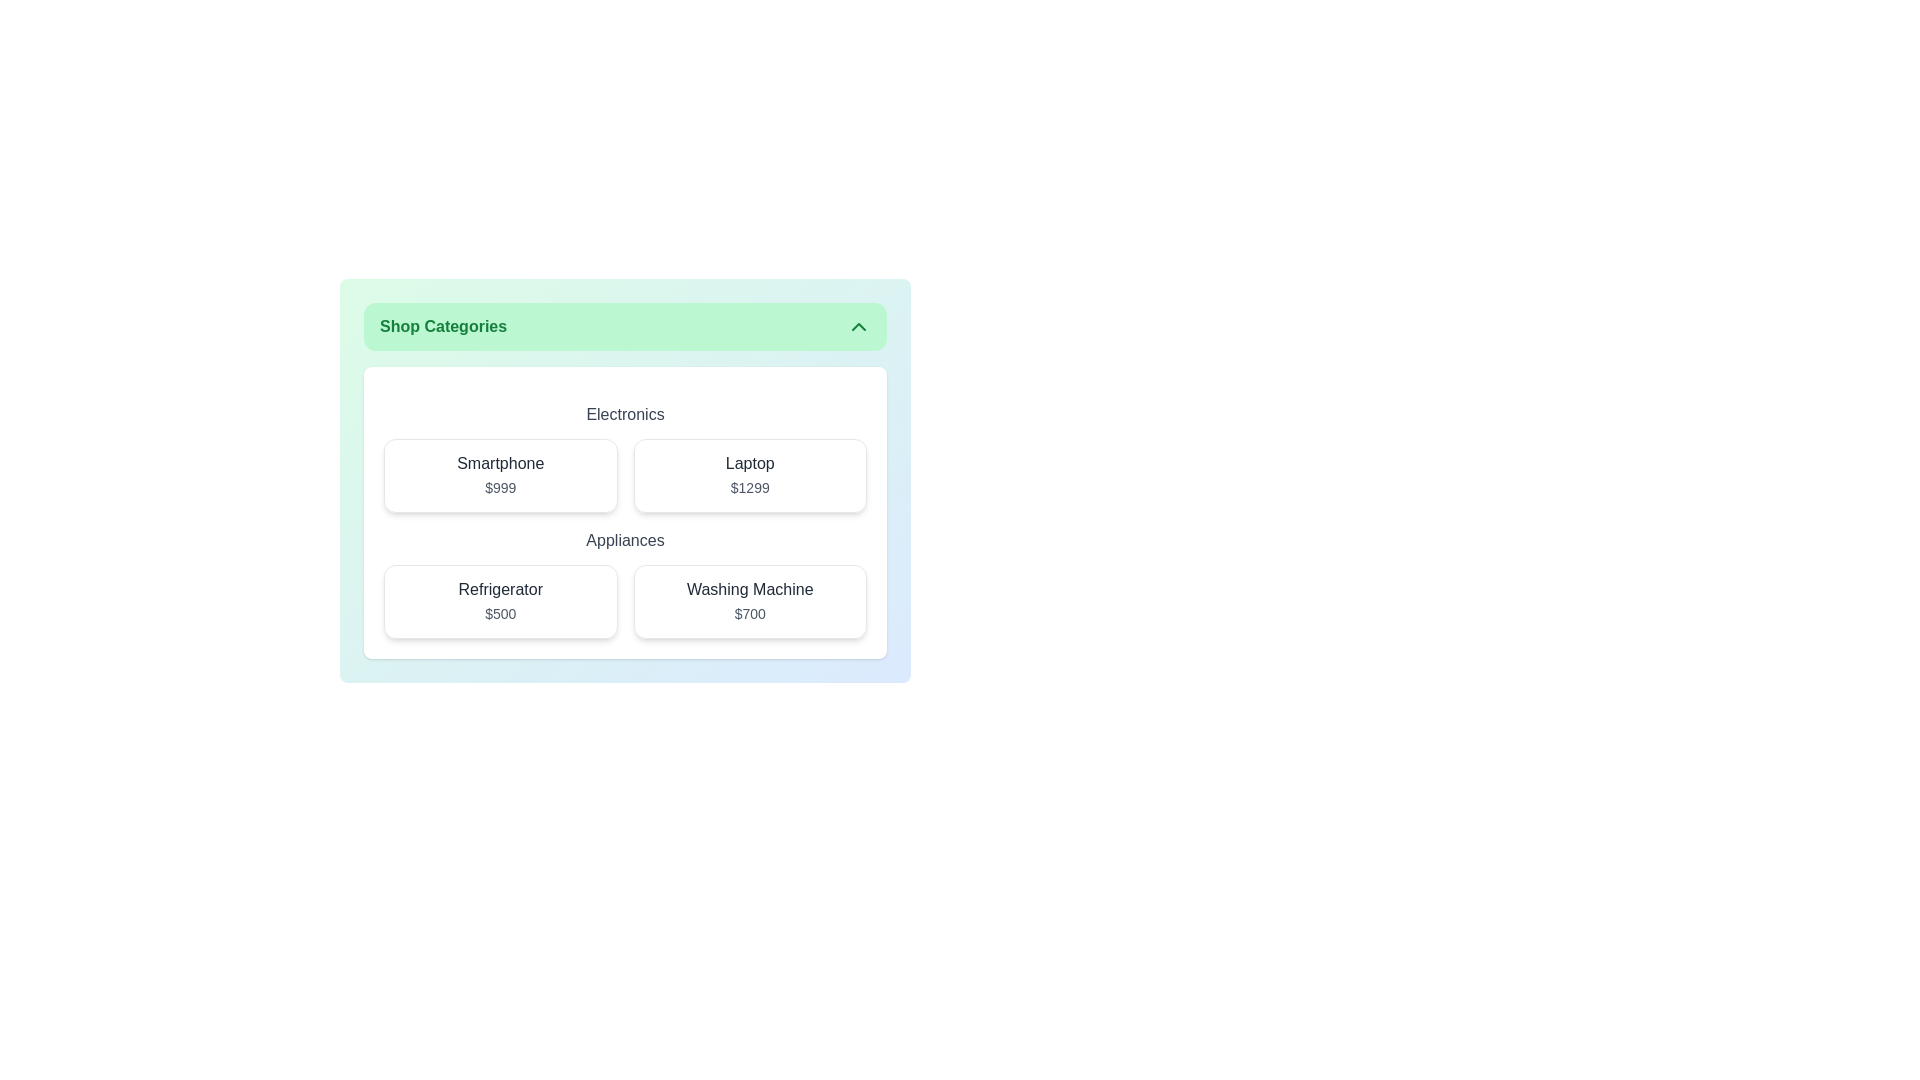 Image resolution: width=1920 pixels, height=1080 pixels. What do you see at coordinates (442, 326) in the screenshot?
I see `the text label located in the green rounded rectangular bar at the top of the section` at bounding box center [442, 326].